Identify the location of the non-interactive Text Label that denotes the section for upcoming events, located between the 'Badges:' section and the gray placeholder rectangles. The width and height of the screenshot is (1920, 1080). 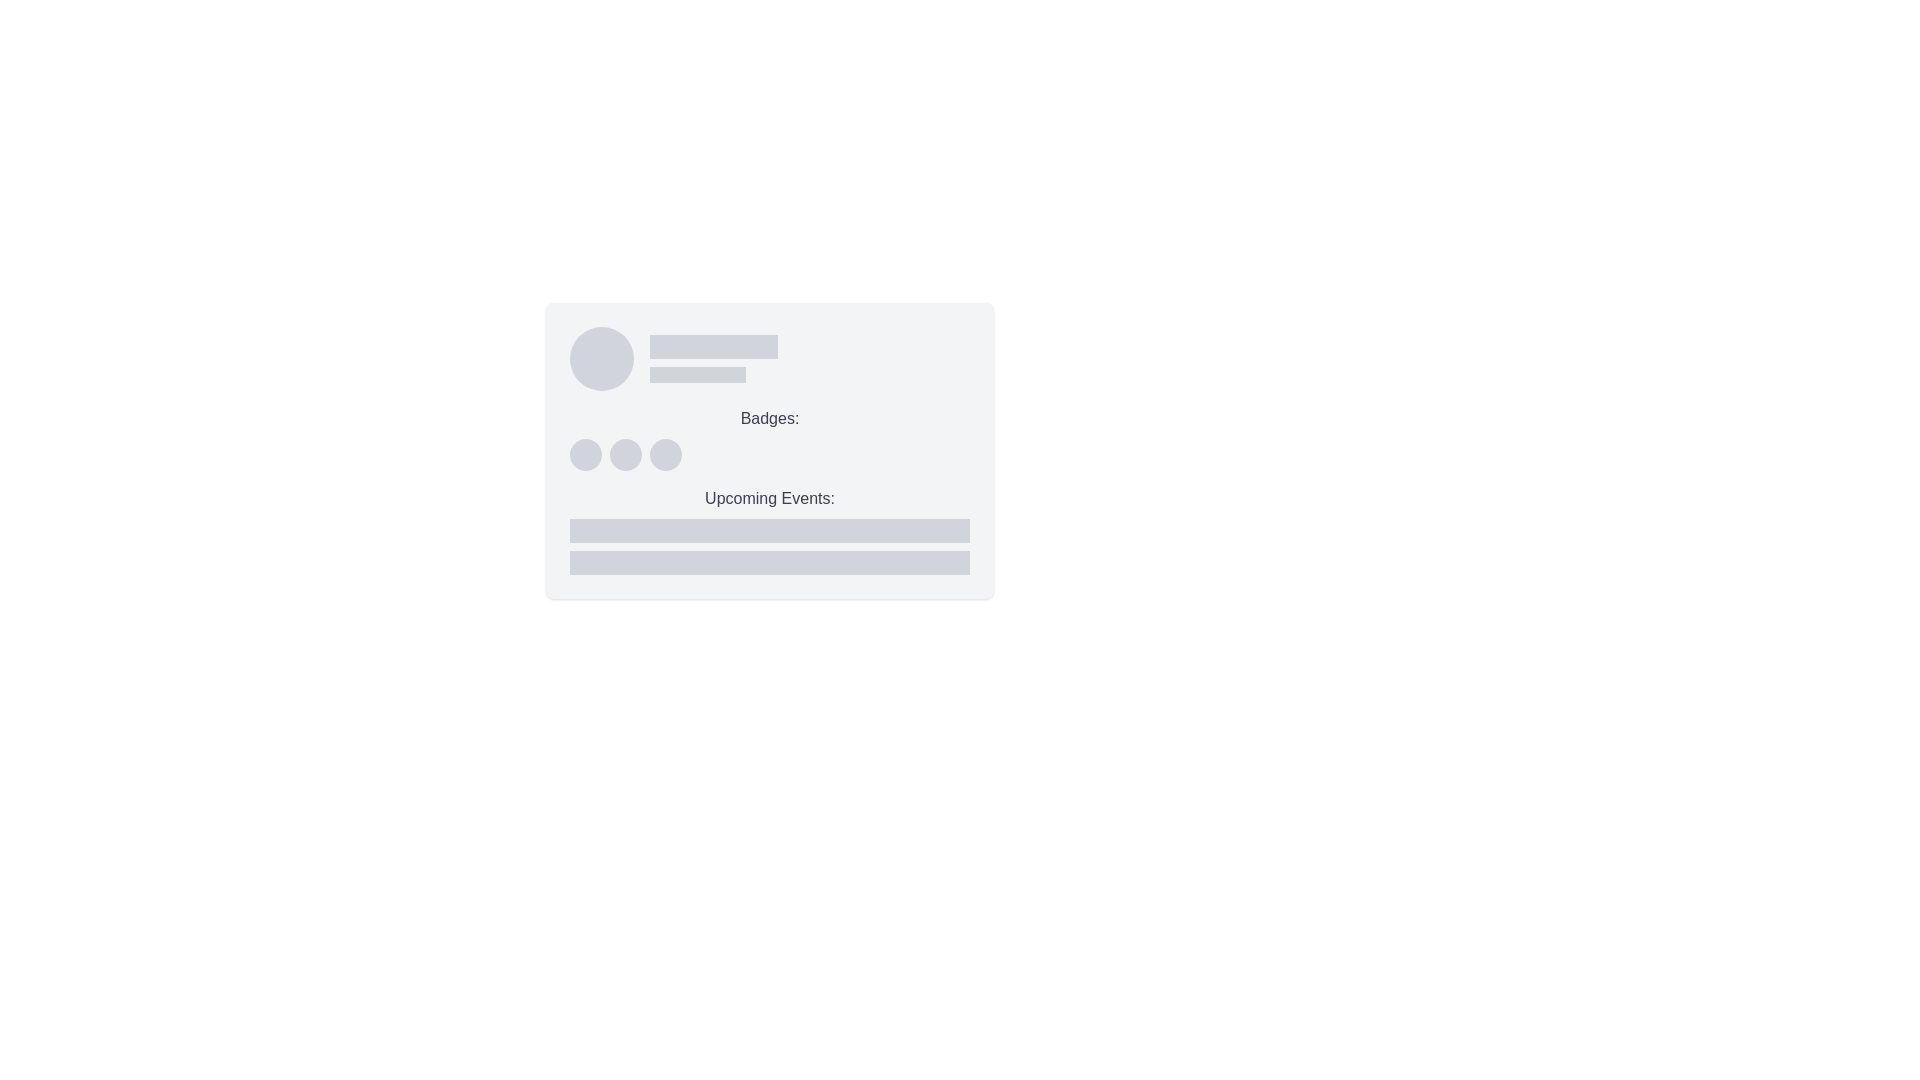
(768, 497).